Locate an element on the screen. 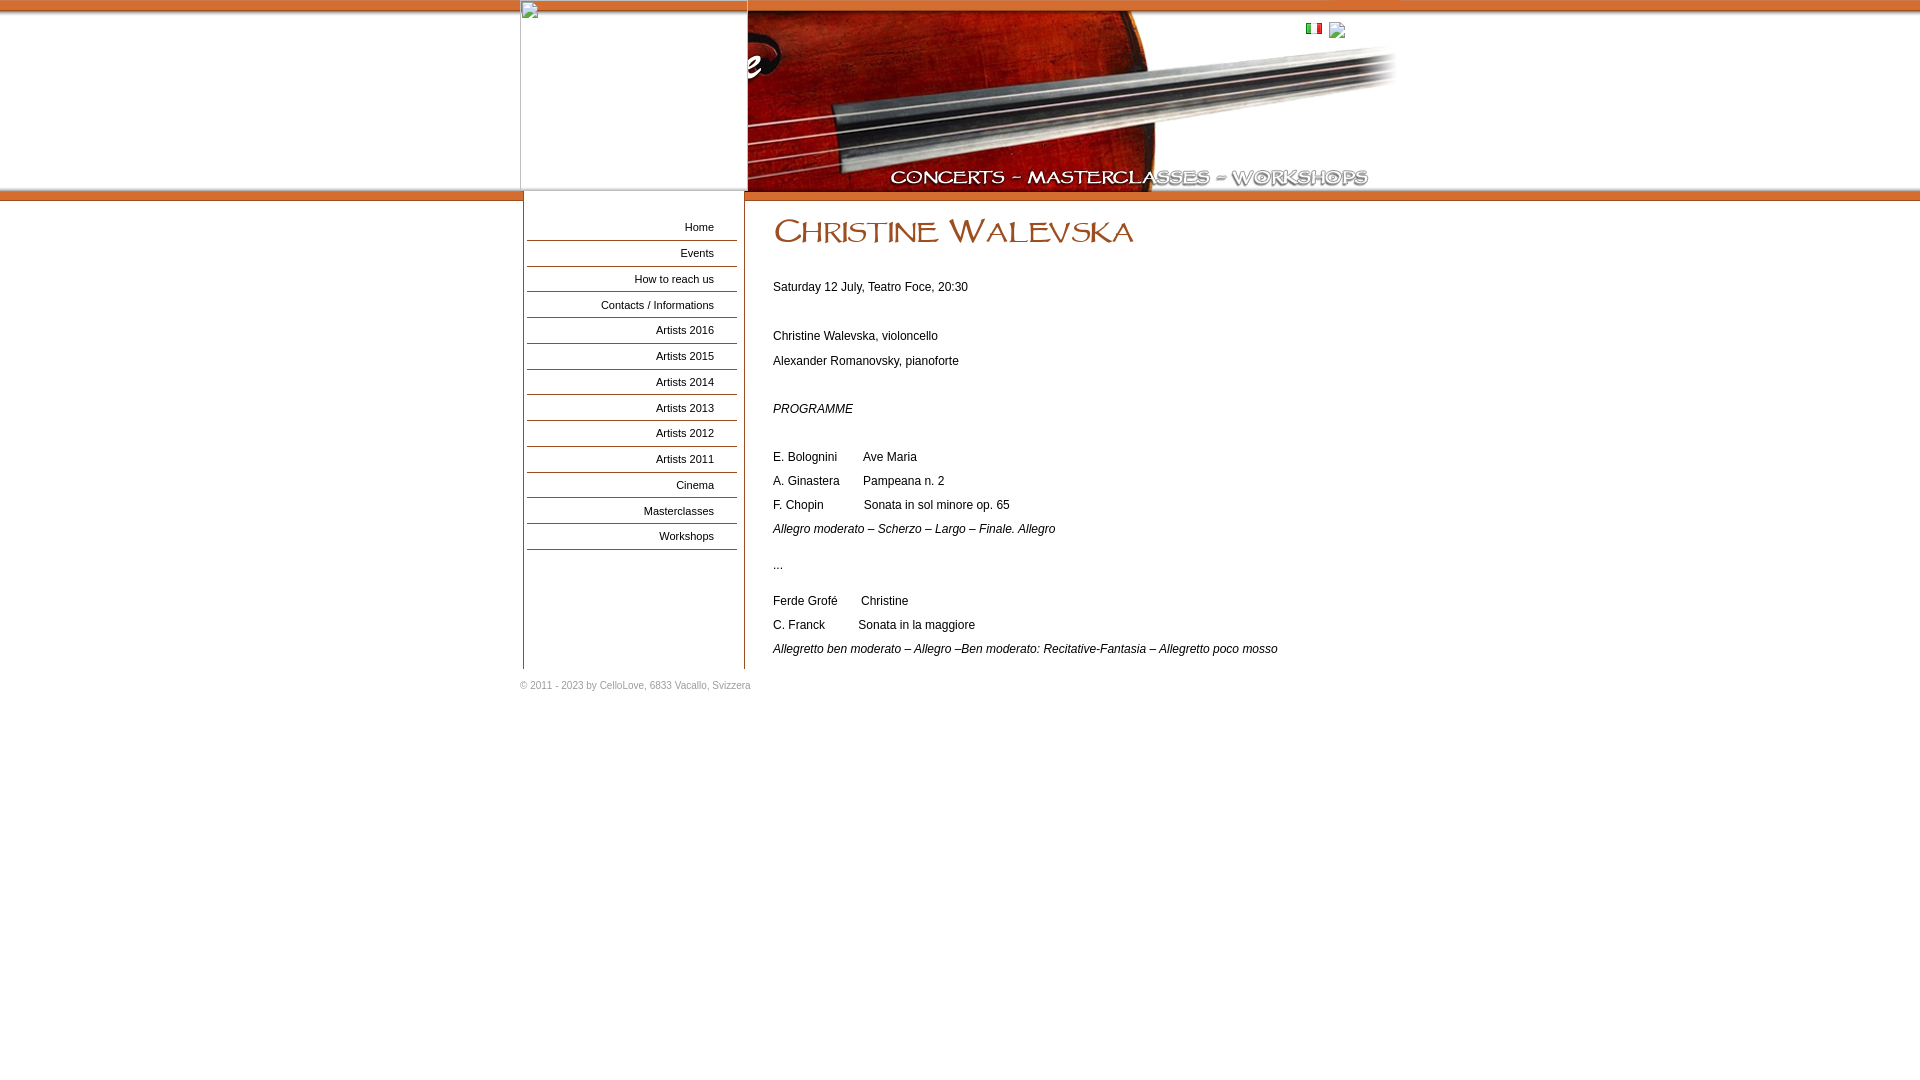 Image resolution: width=1920 pixels, height=1080 pixels. 'Italiano' is located at coordinates (1314, 28).